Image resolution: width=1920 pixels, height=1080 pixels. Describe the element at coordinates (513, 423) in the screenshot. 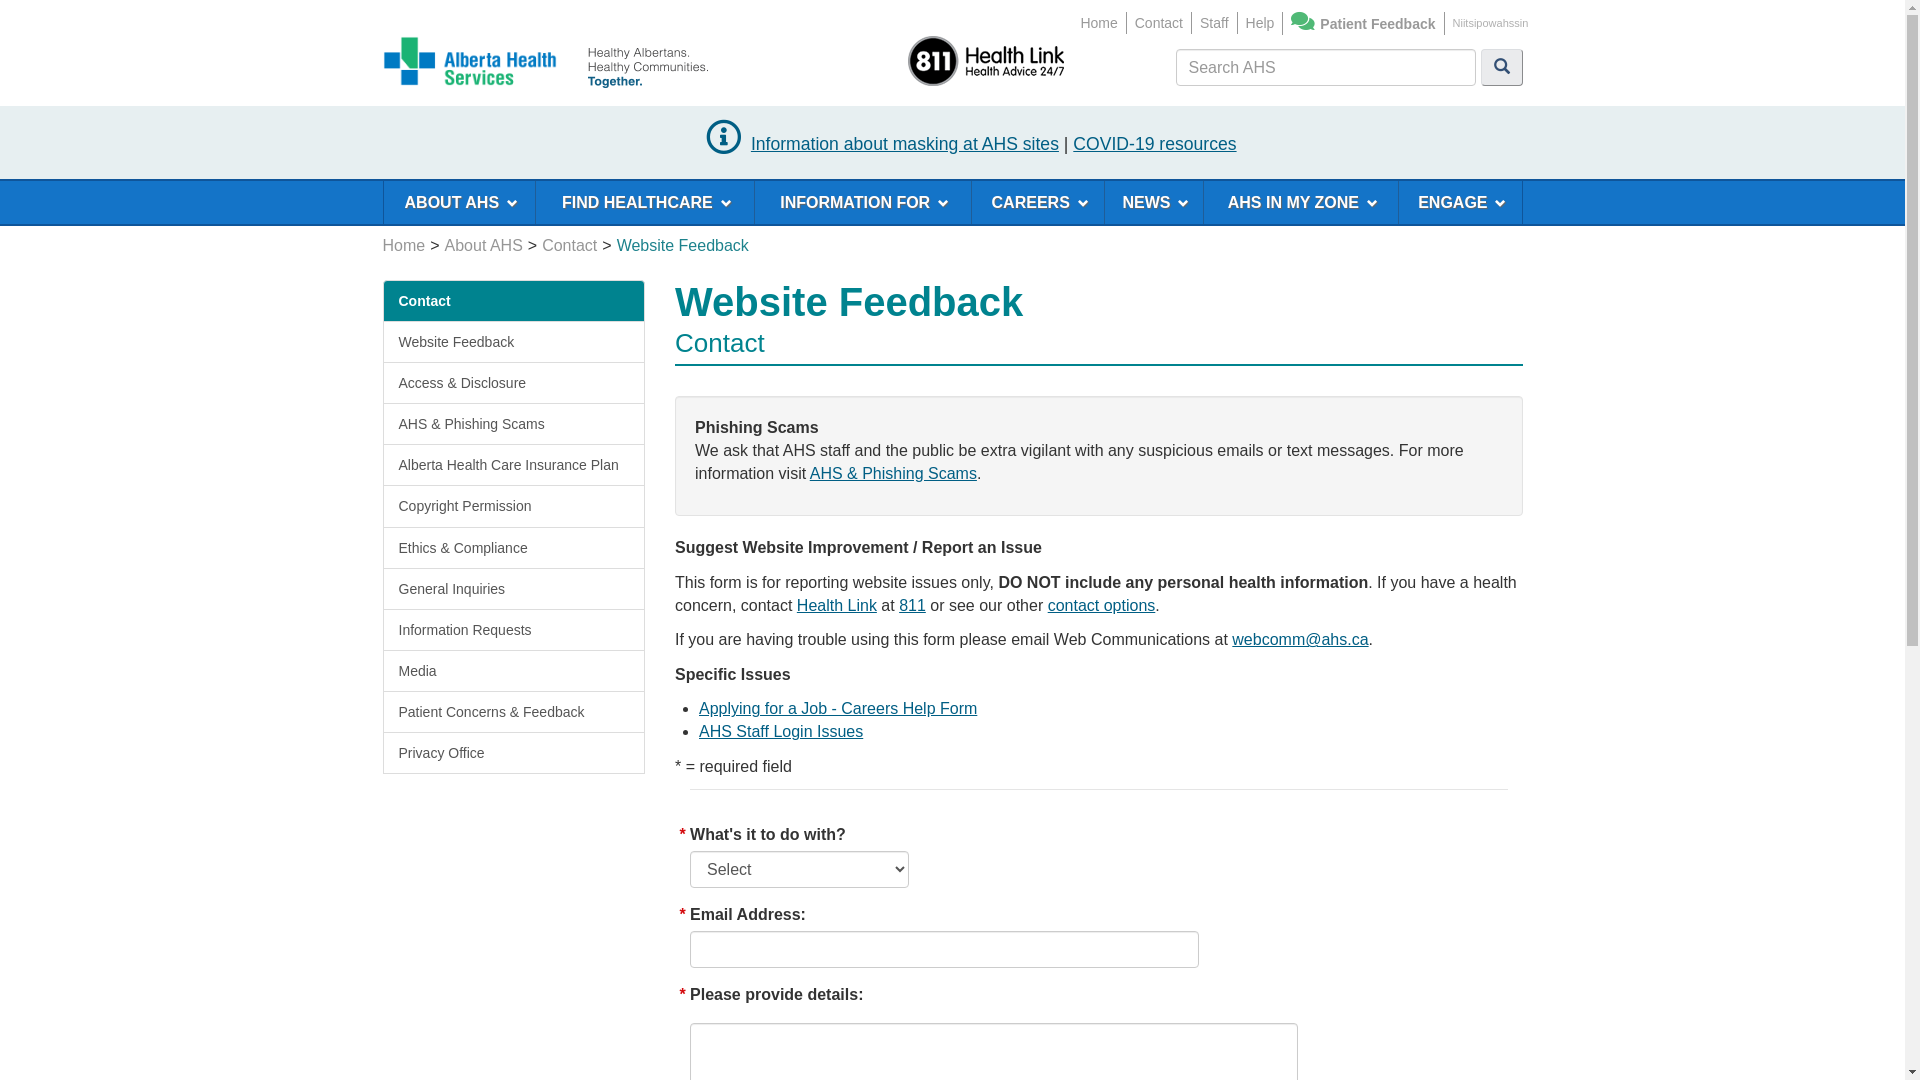

I see `'AHS & Phishing Scams'` at that location.